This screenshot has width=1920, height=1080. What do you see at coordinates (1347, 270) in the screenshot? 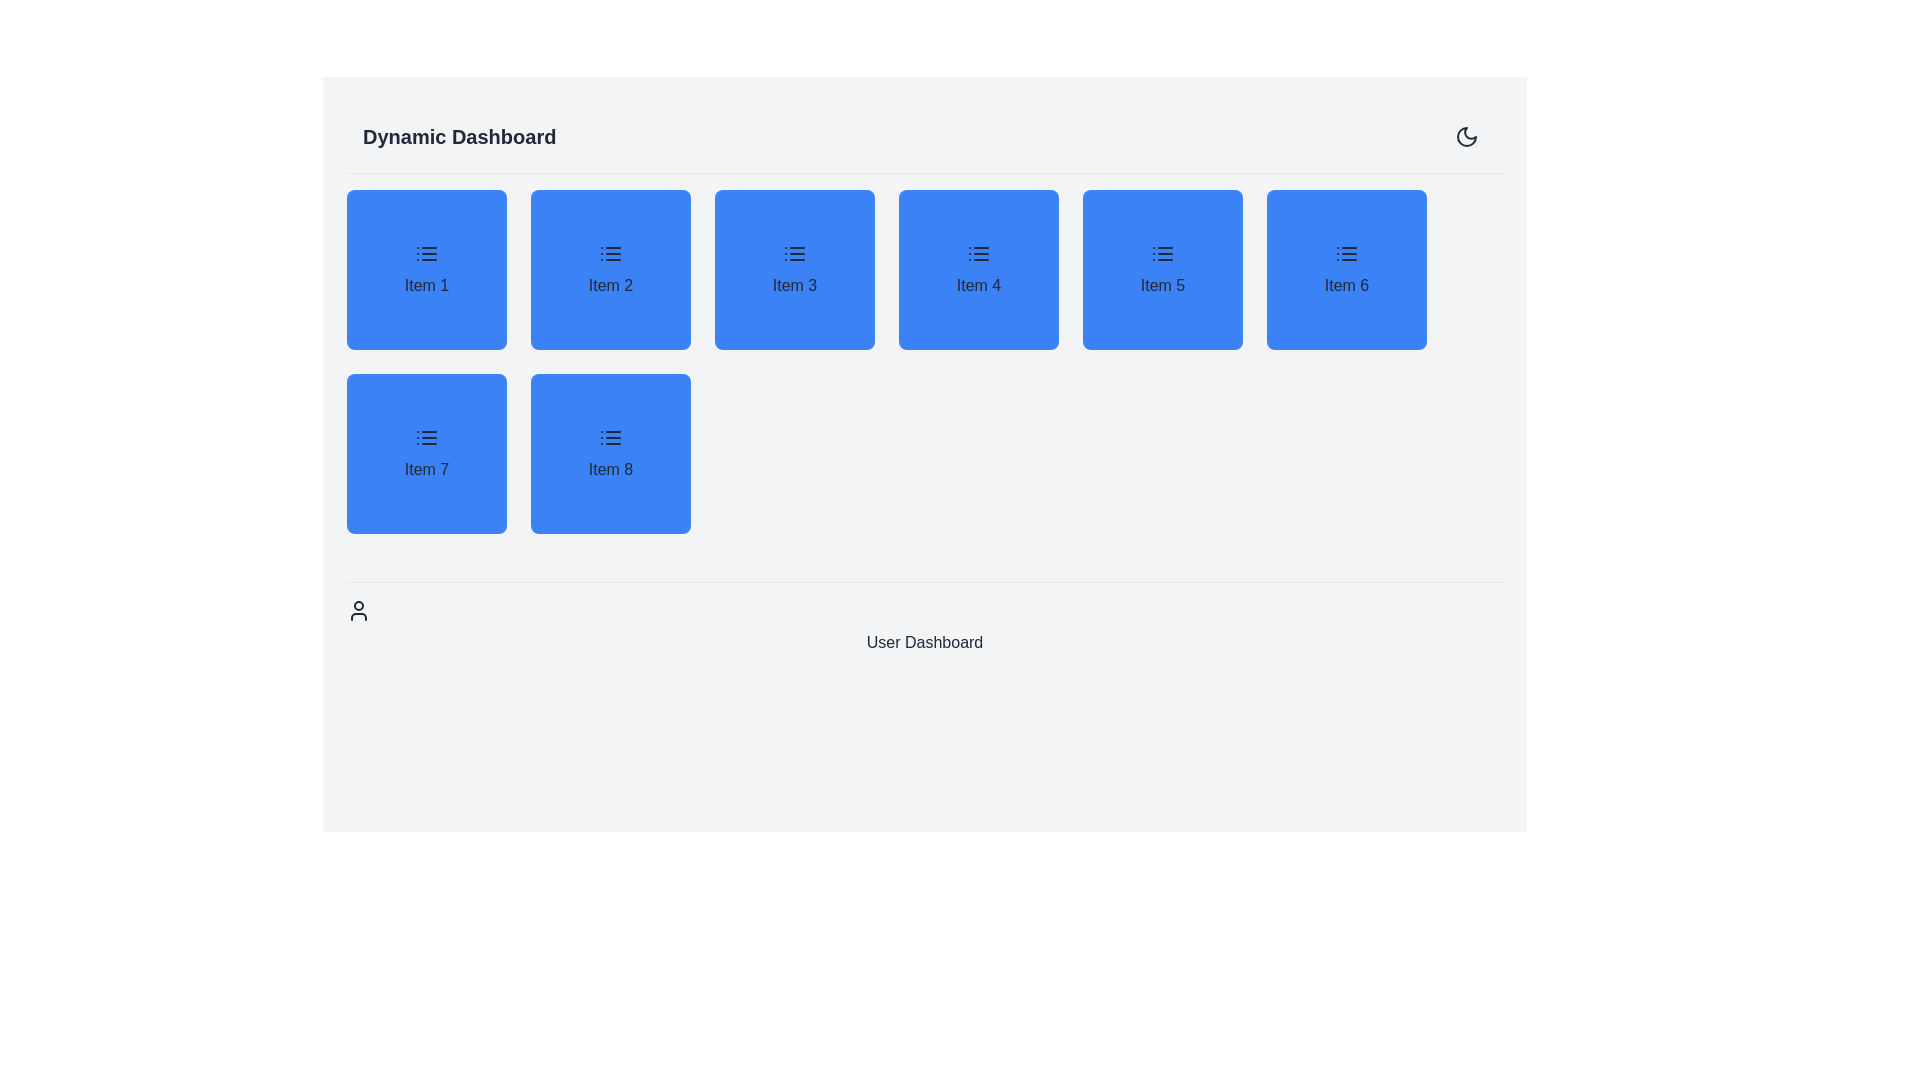
I see `the non-interactive blue square button labeled 'Item 6' with a list icon, located between 'Item 5' and 'Item 7'` at bounding box center [1347, 270].